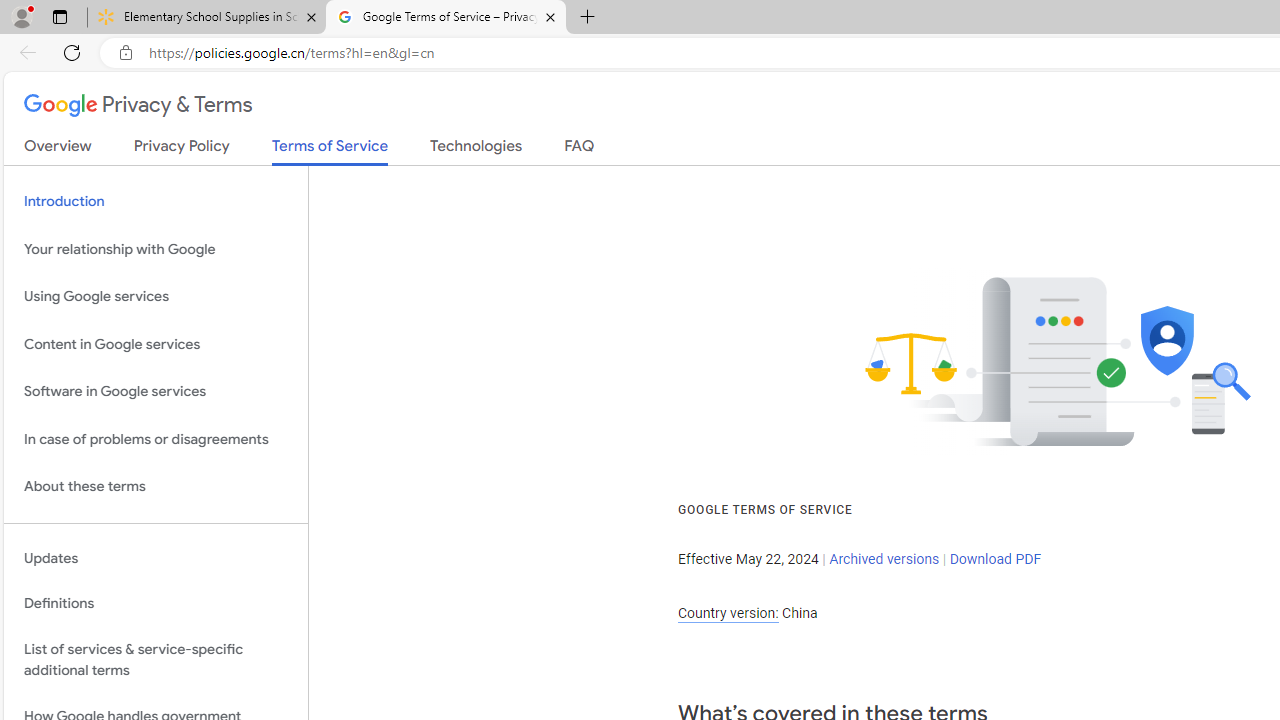  Describe the element at coordinates (155, 297) in the screenshot. I see `'Using Google services'` at that location.